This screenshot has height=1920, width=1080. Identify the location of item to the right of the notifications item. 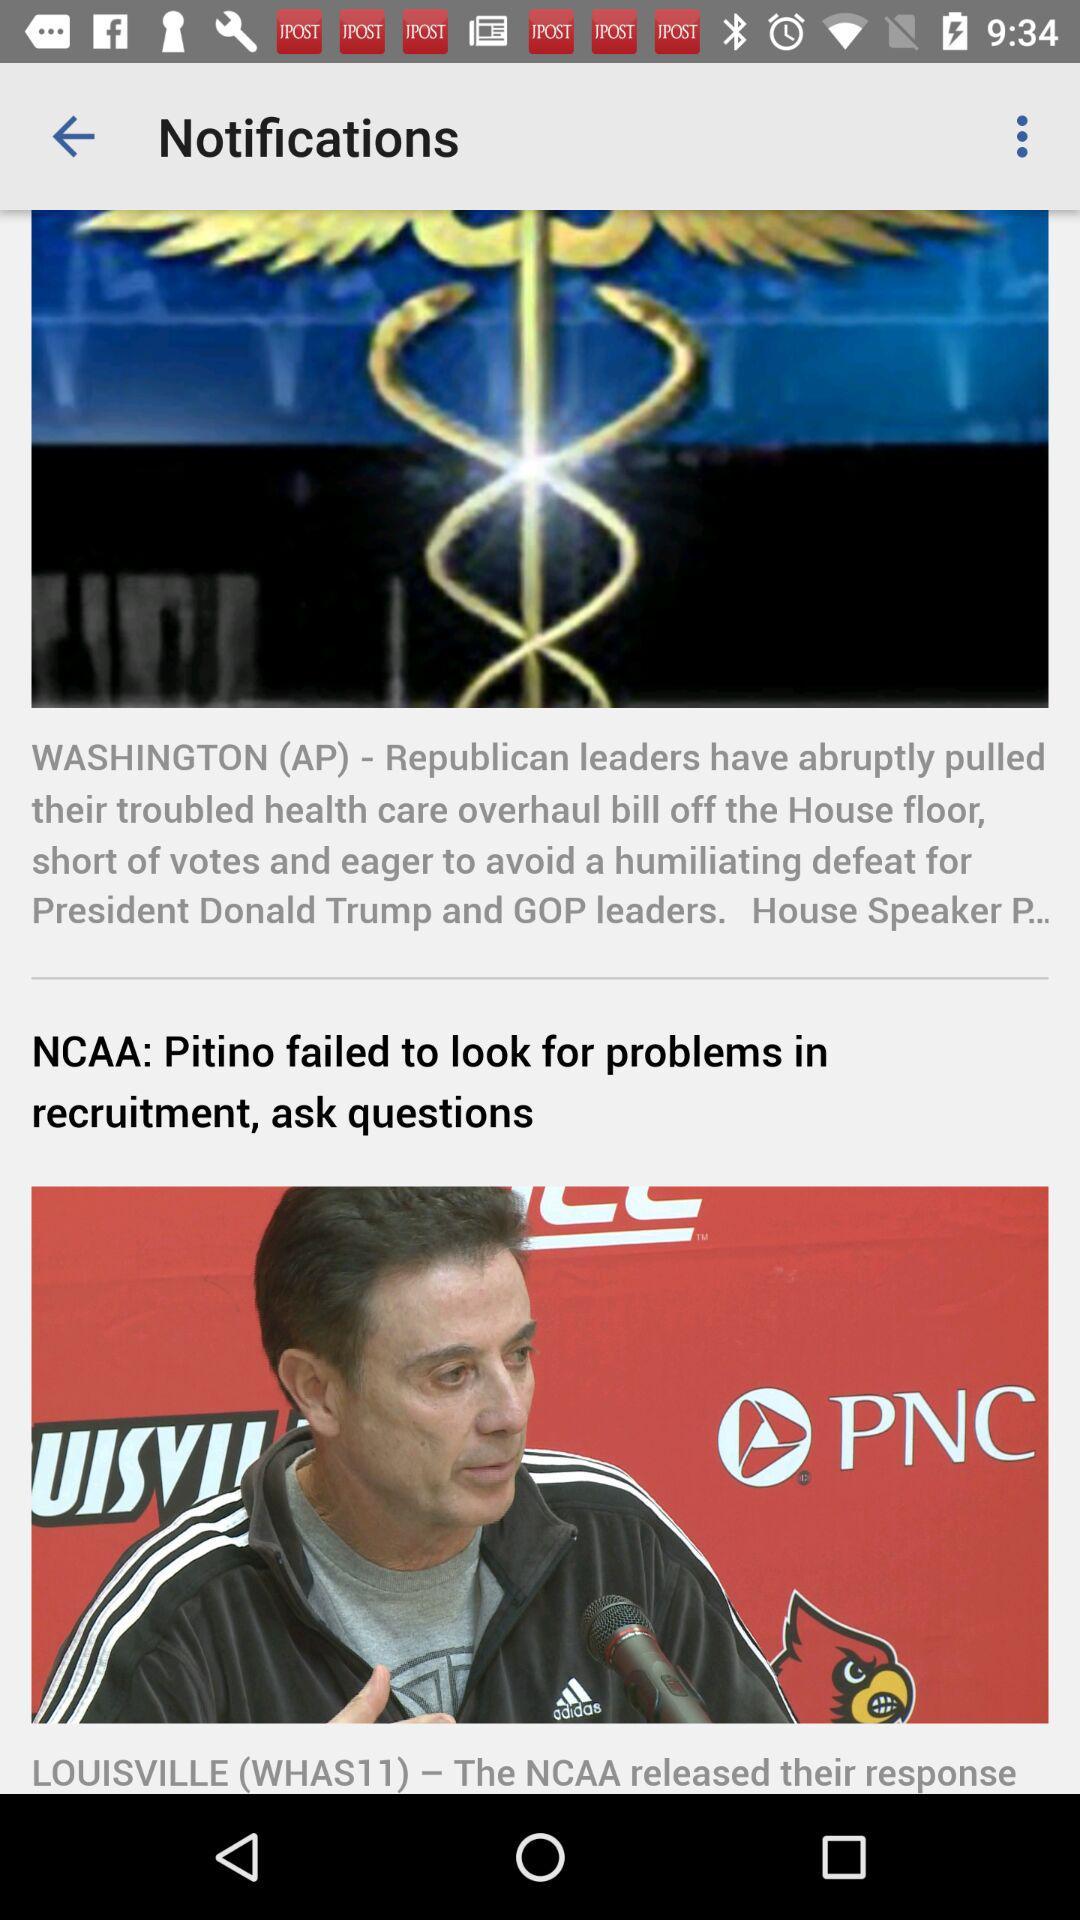
(1027, 135).